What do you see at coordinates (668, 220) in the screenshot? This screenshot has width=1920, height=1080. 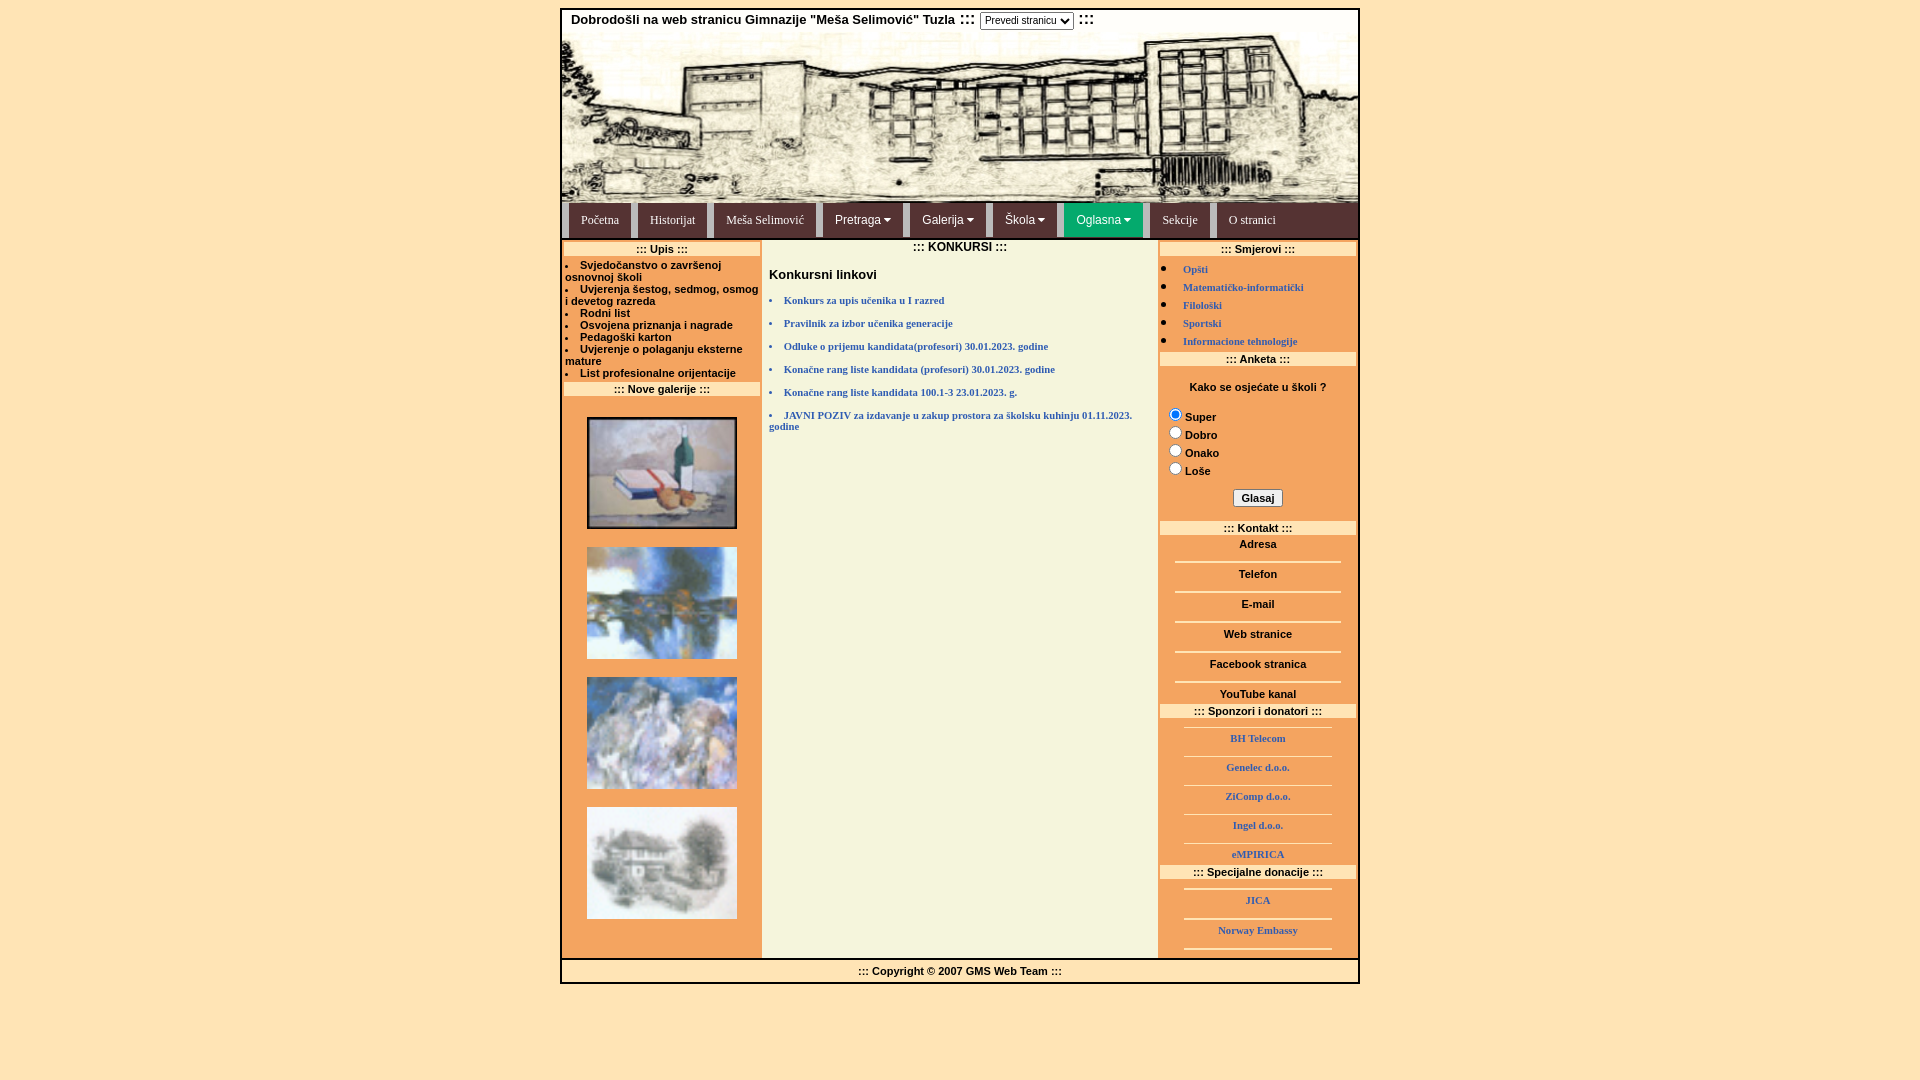 I see `'Historijat'` at bounding box center [668, 220].